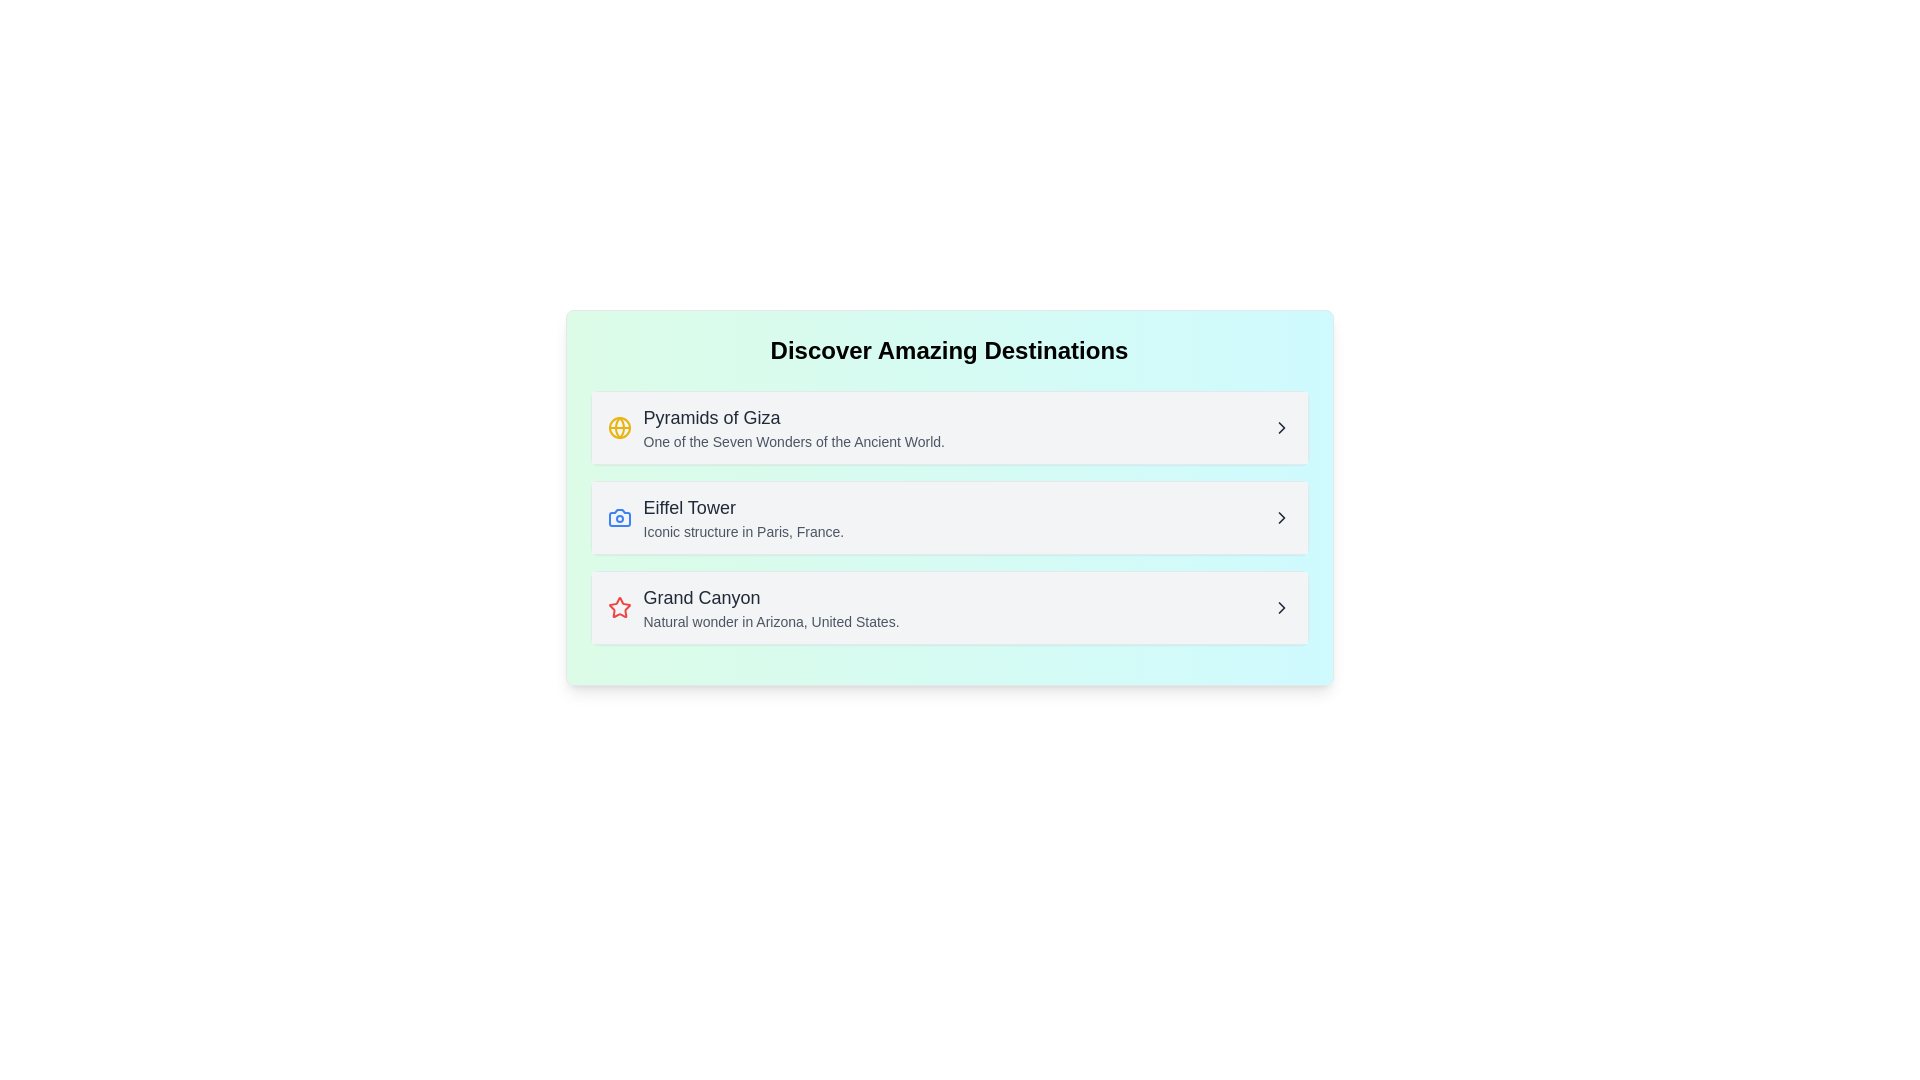 This screenshot has height=1080, width=1920. Describe the element at coordinates (1281, 427) in the screenshot. I see `the right-pointing arrow icon embedded within the 'Pyramids of Giza' button to initiate further action` at that location.